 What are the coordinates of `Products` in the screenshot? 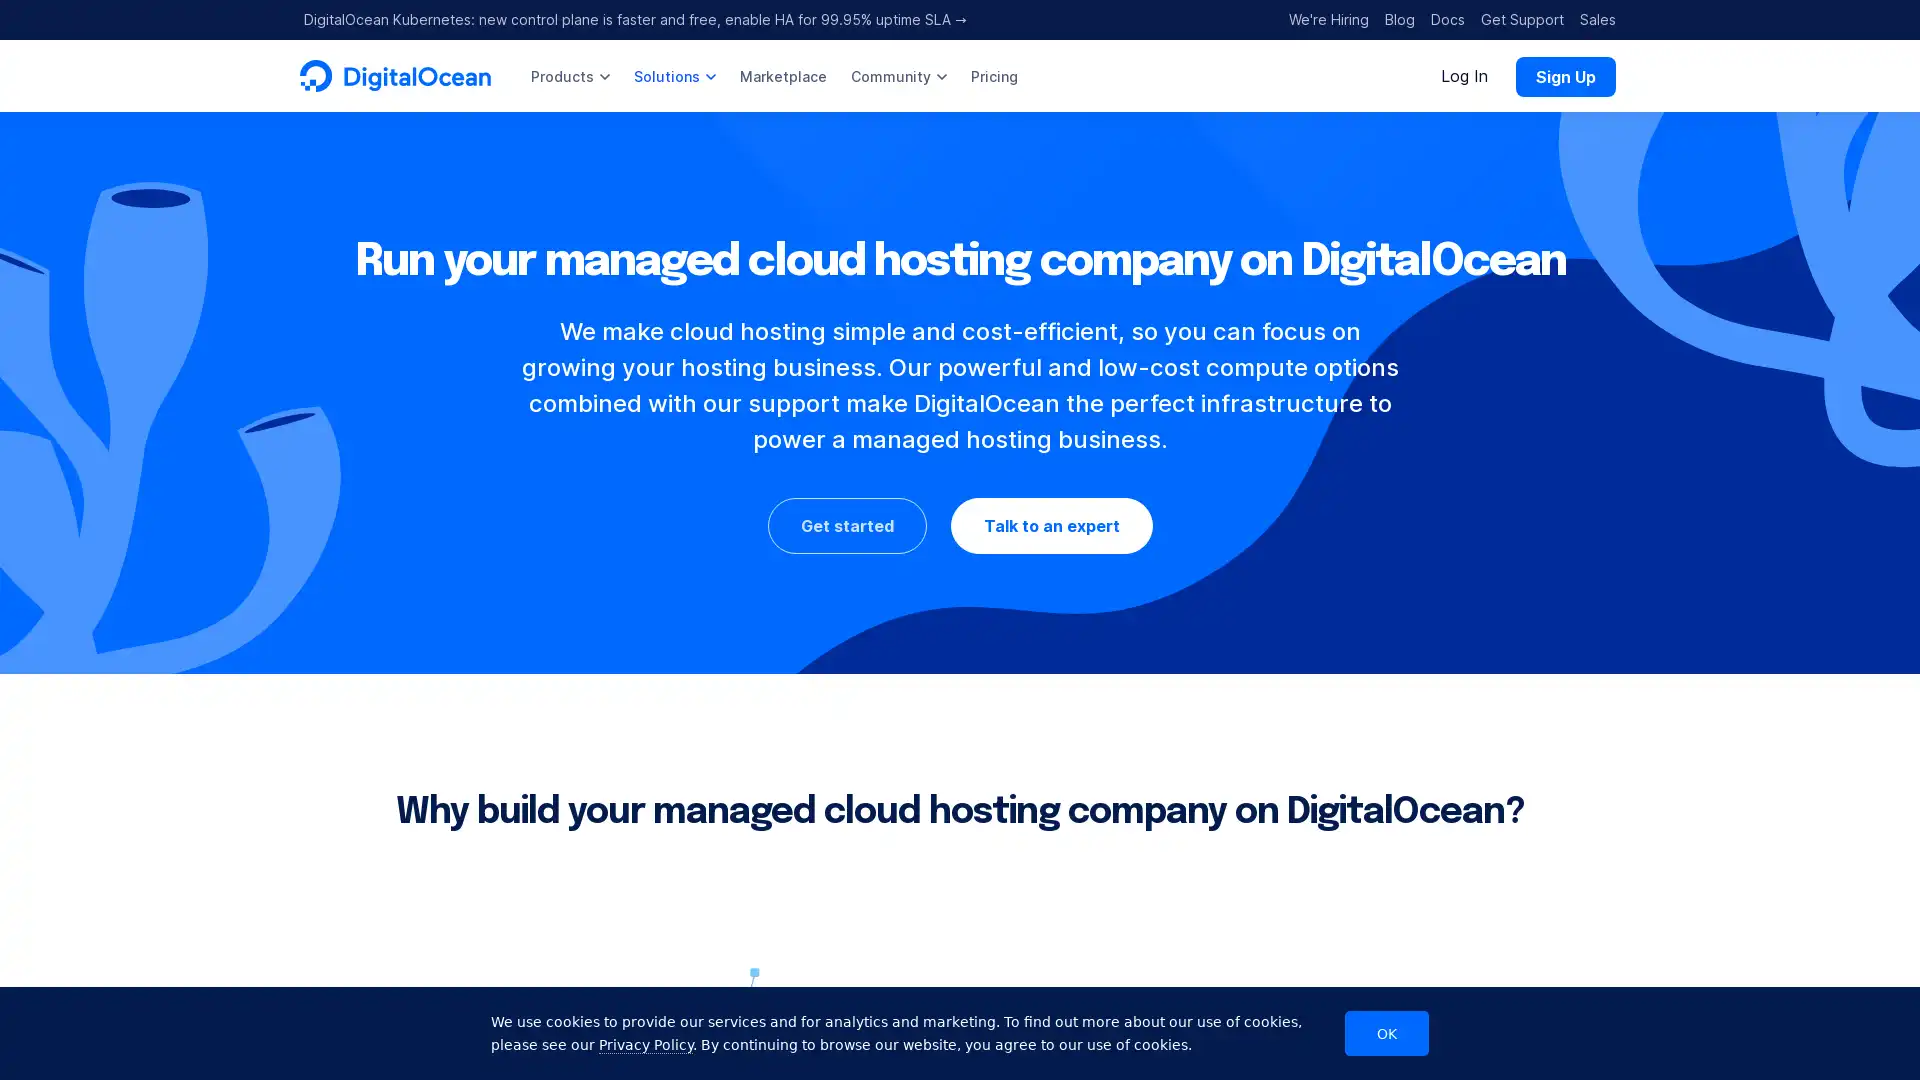 It's located at (569, 75).